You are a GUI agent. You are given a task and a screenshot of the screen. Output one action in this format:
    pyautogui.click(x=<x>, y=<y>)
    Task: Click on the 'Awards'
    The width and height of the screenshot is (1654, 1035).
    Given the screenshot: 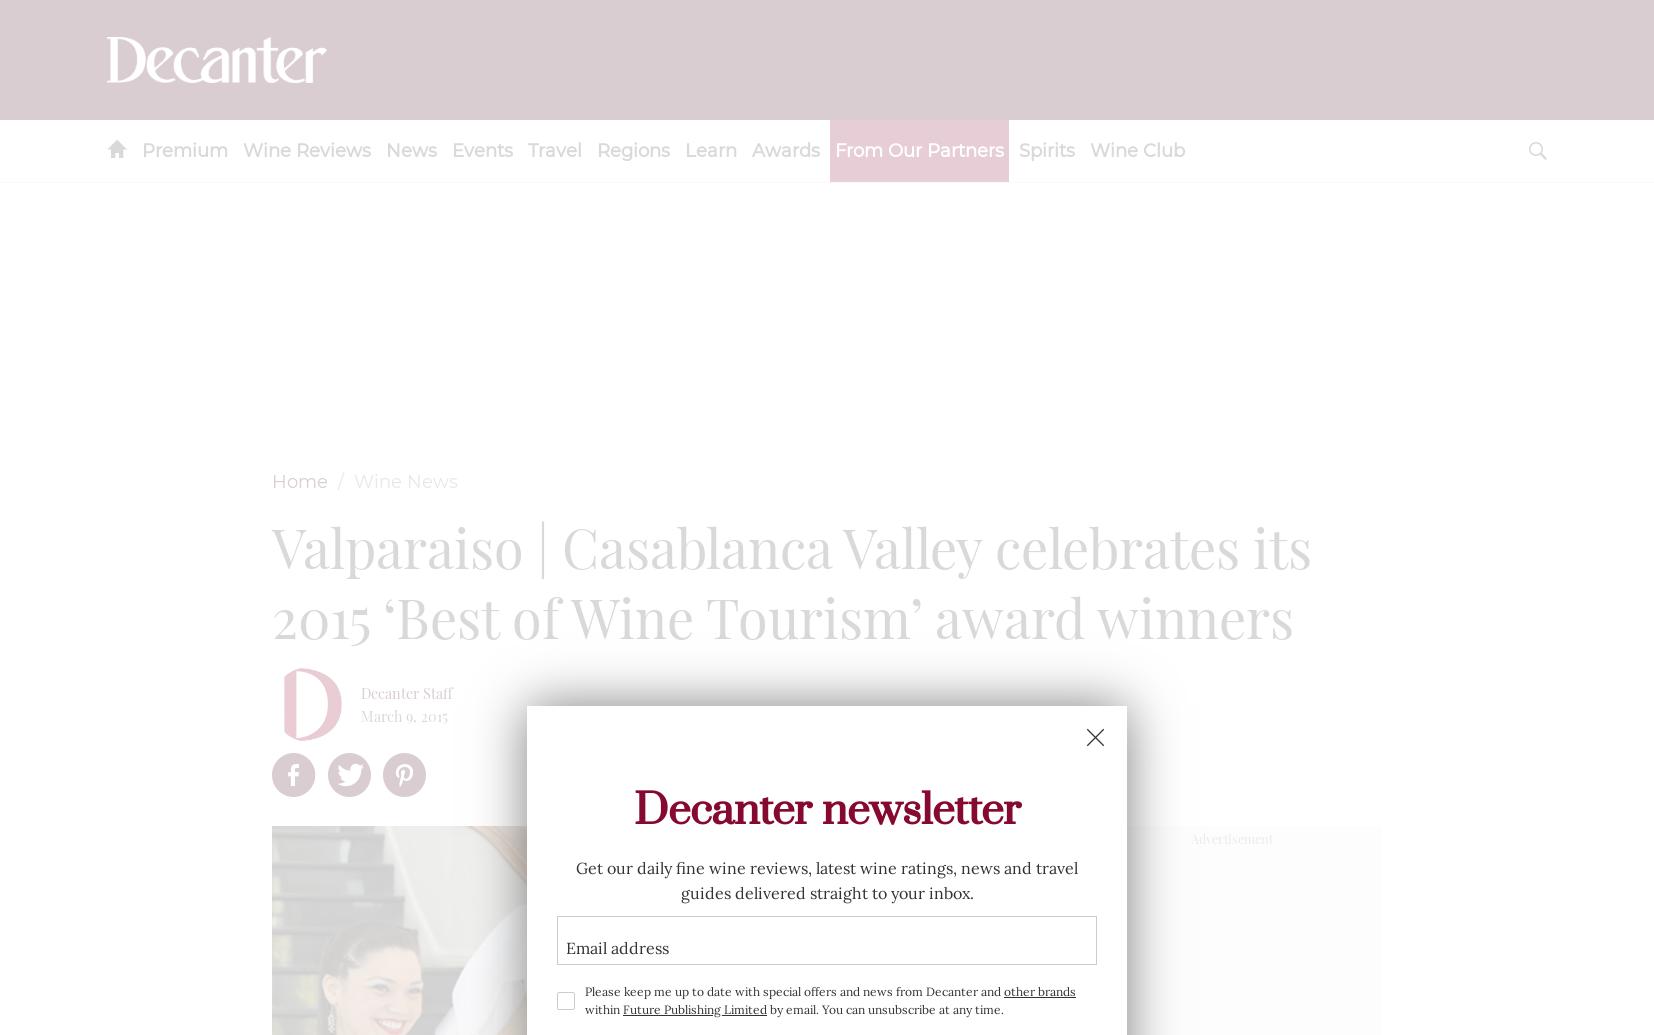 What is the action you would take?
    pyautogui.click(x=785, y=151)
    